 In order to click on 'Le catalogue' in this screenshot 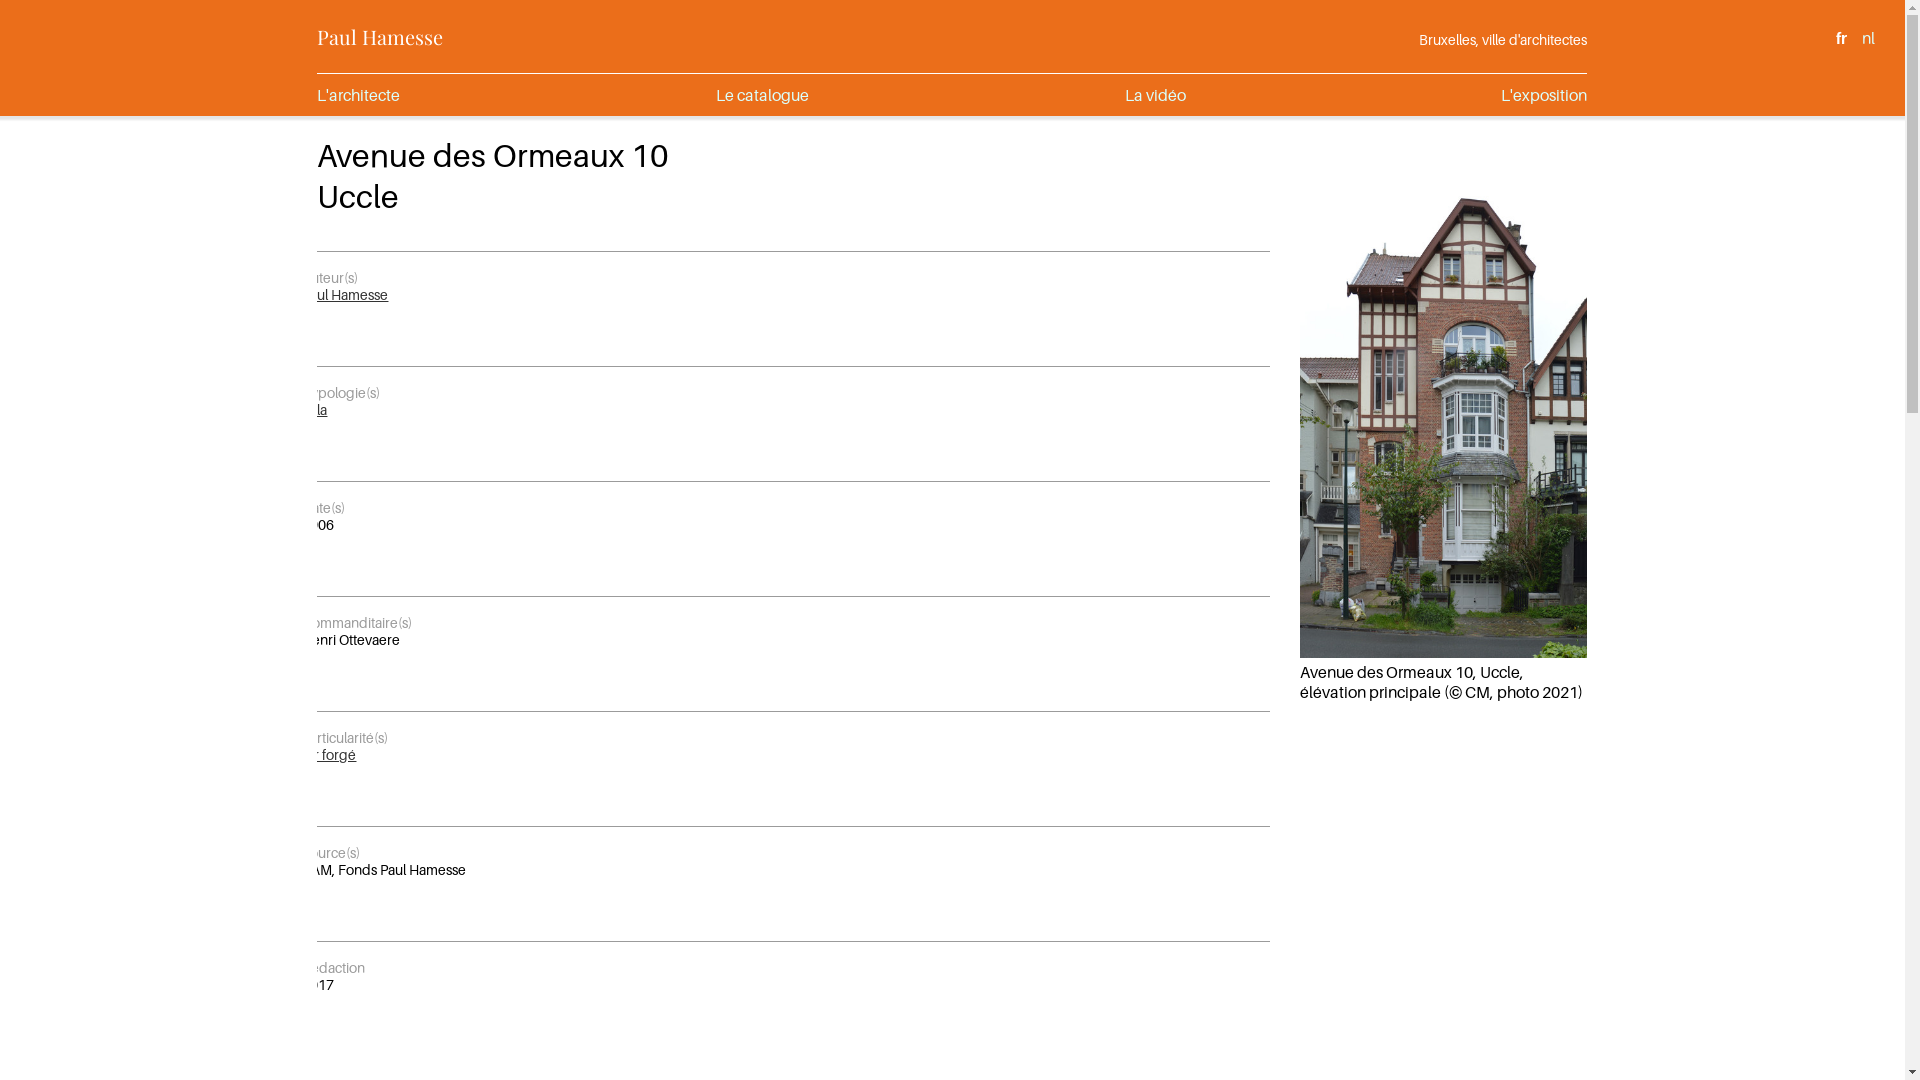, I will do `click(761, 95)`.